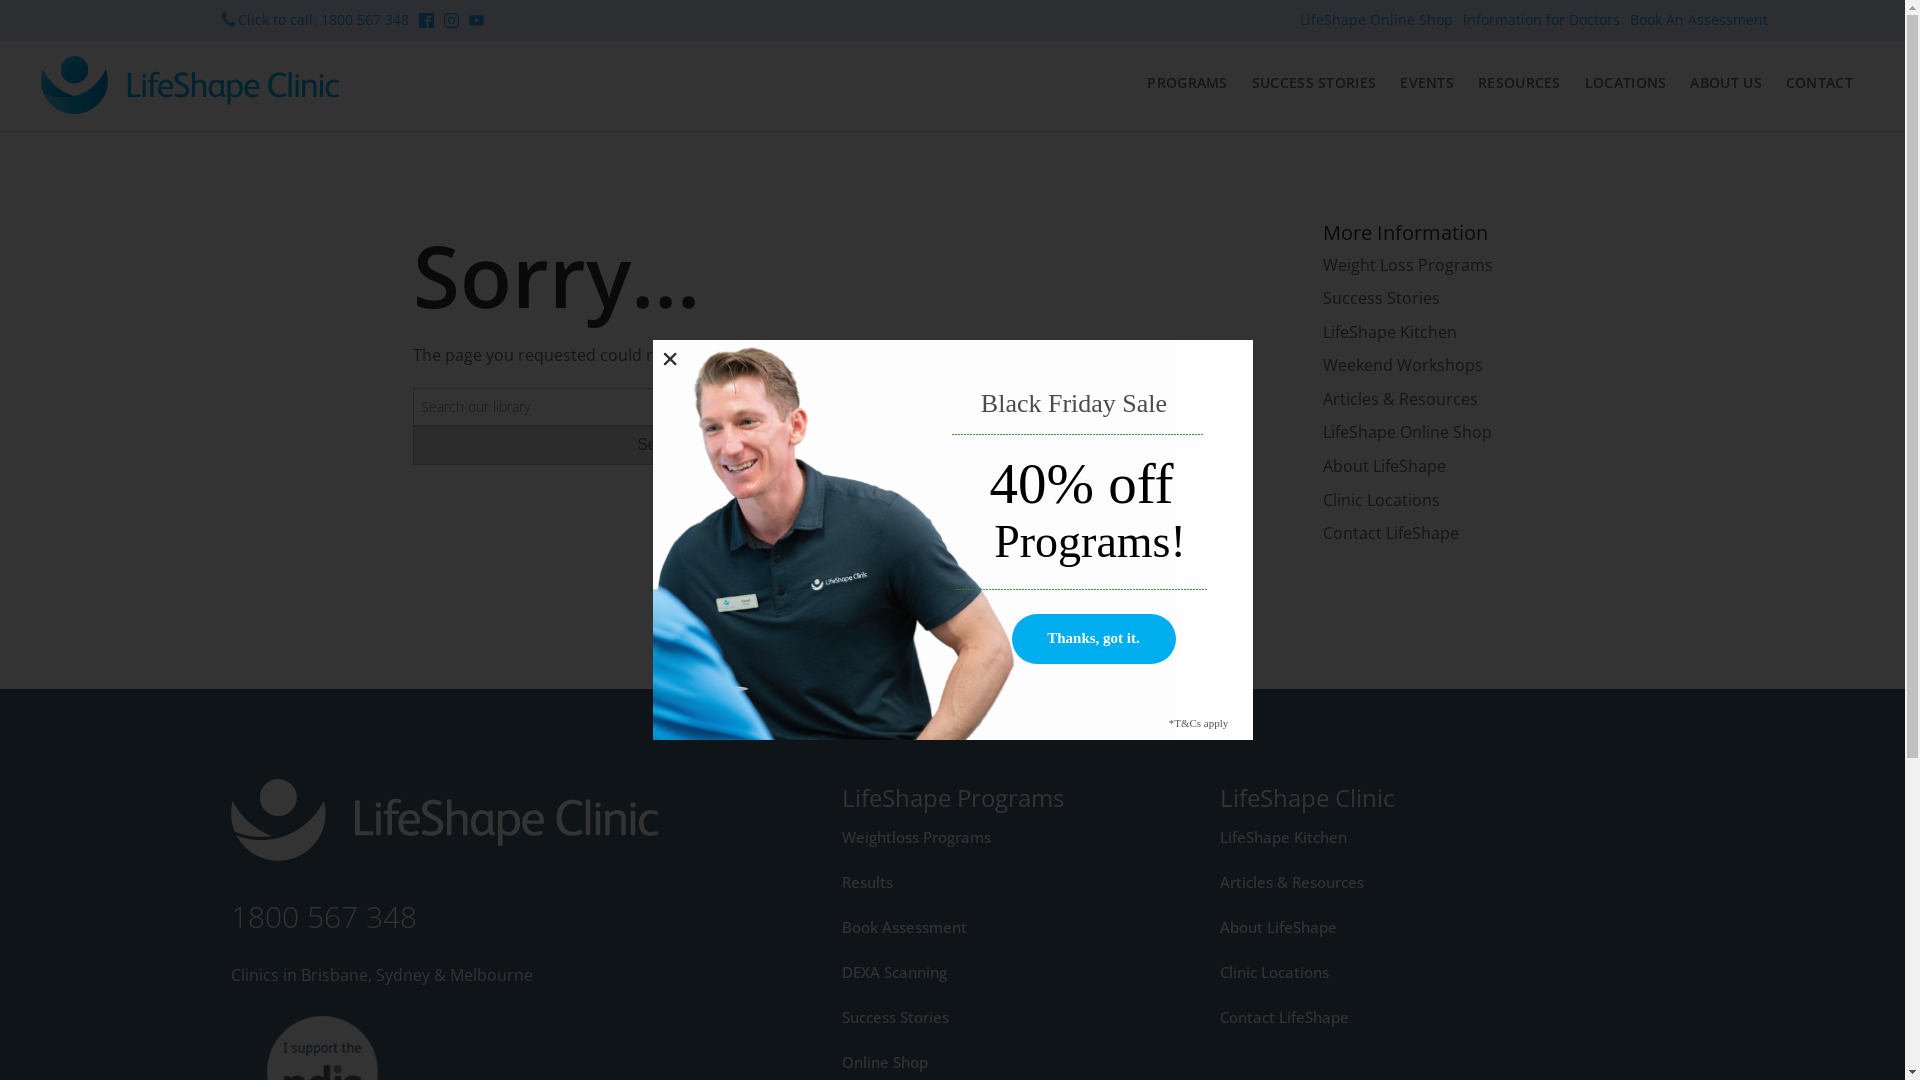  What do you see at coordinates (1379, 299) in the screenshot?
I see `'Success Stories'` at bounding box center [1379, 299].